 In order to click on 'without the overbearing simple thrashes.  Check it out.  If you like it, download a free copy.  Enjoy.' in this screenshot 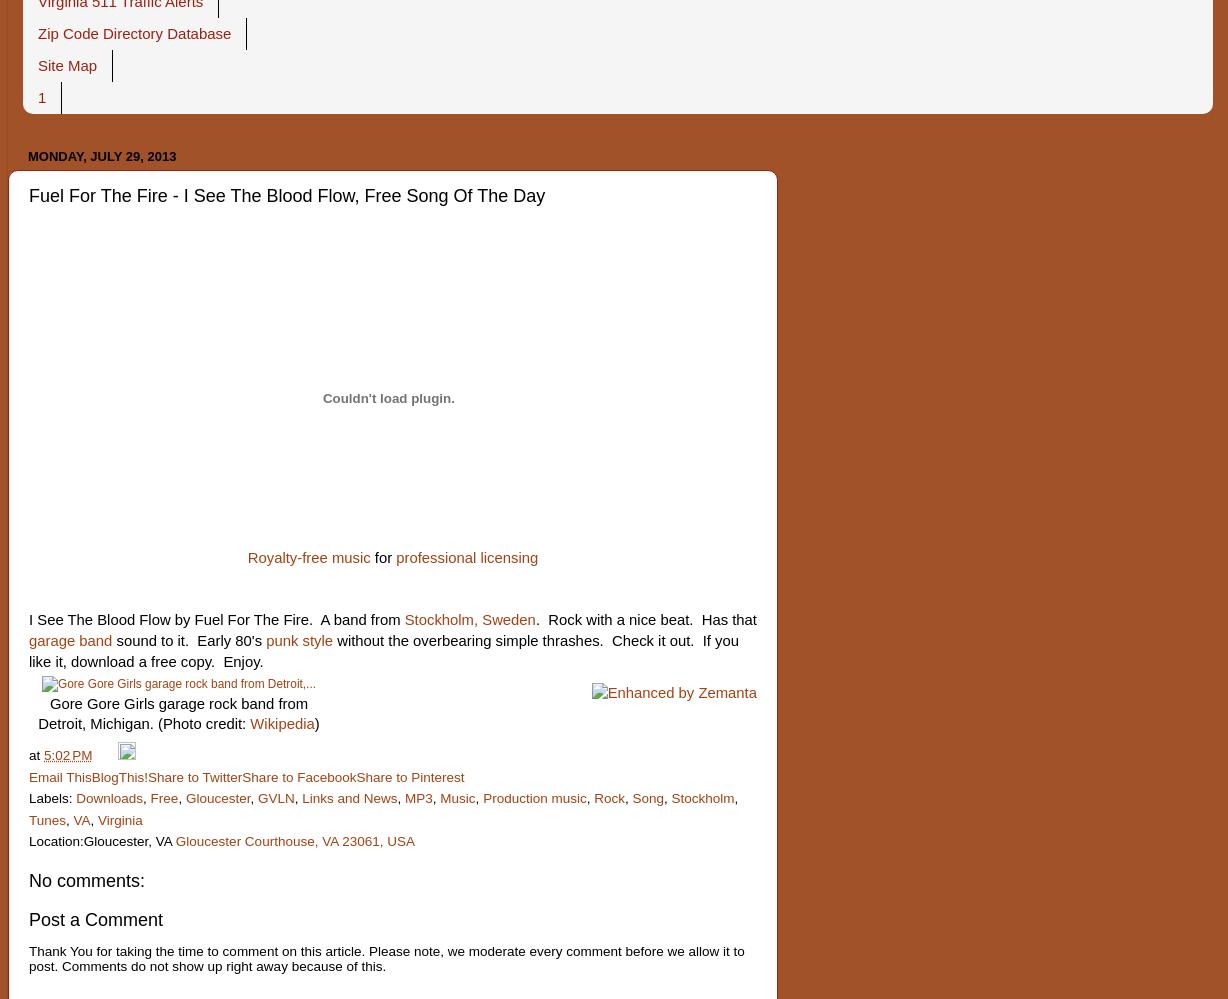, I will do `click(383, 650)`.